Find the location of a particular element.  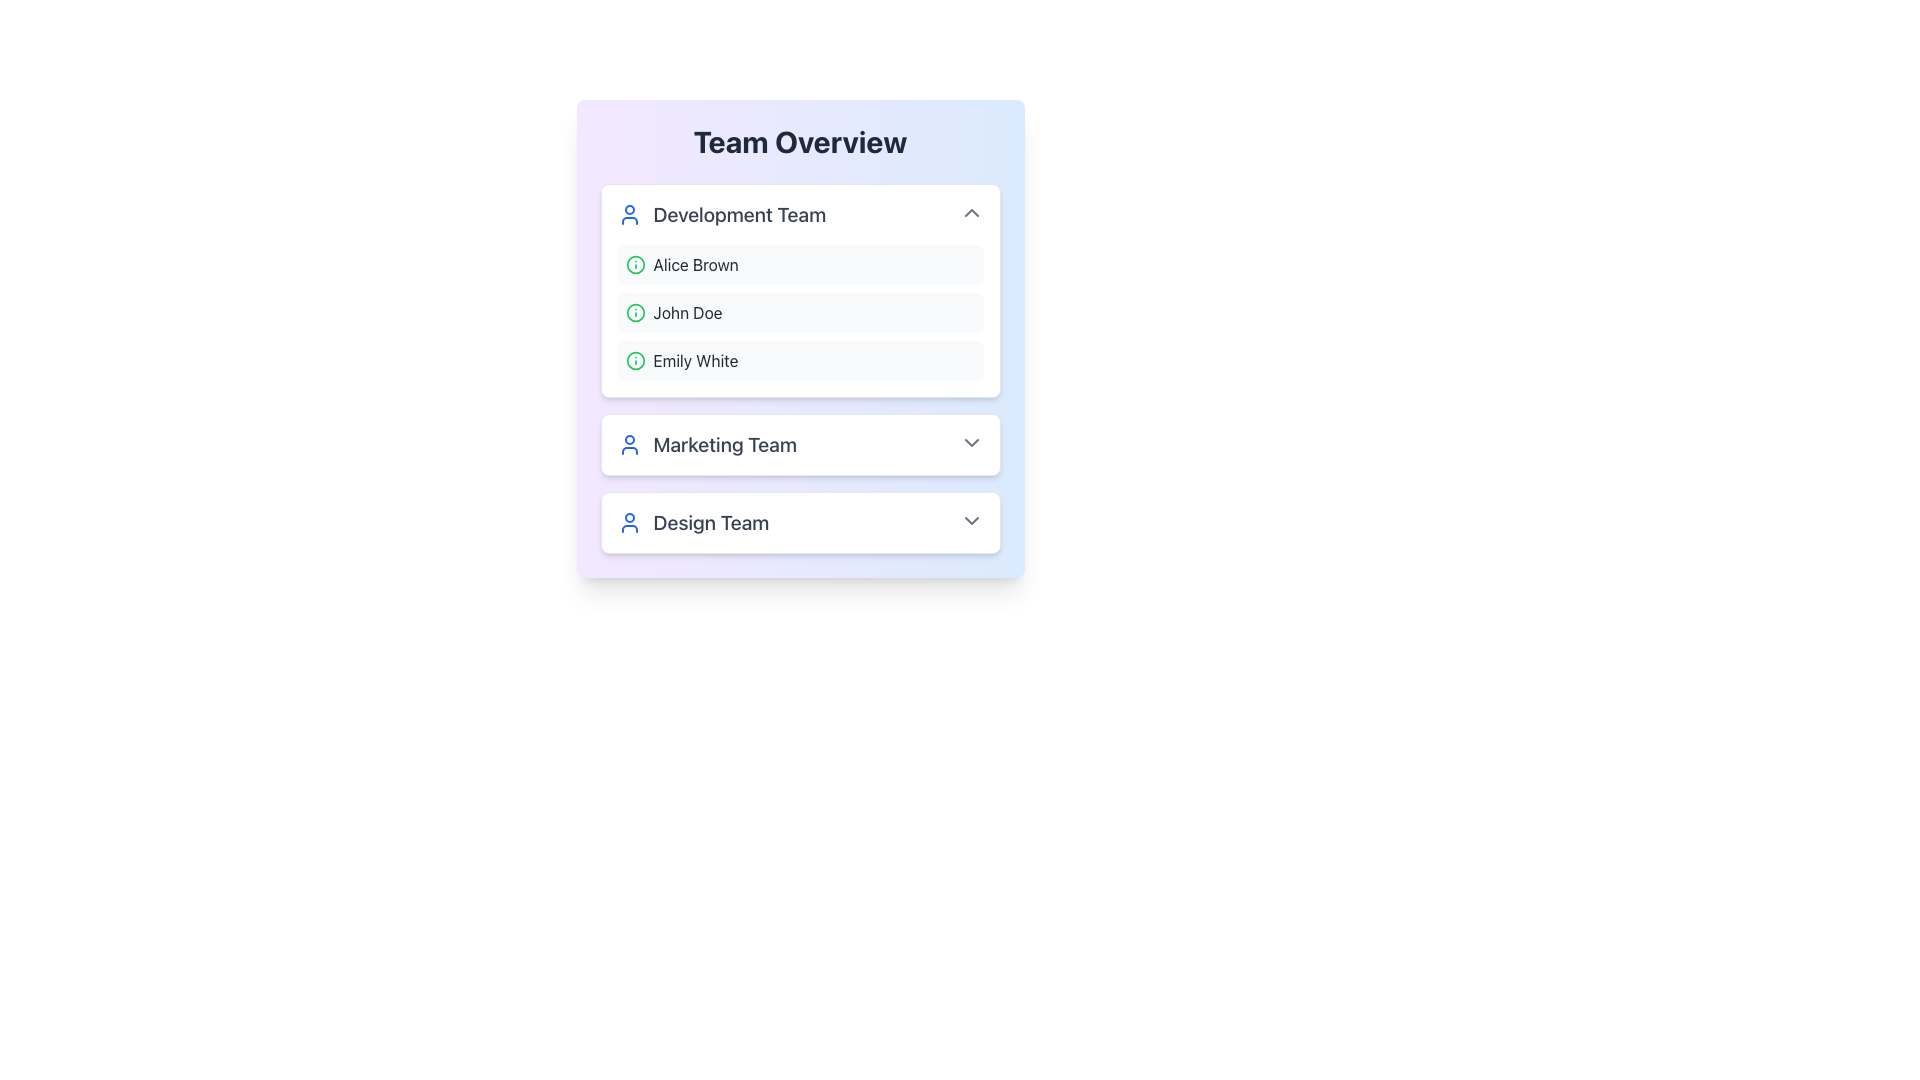

the informational/status indicator icon located under the 'Development Team' section, positioned to the left of 'Alice Brown' is located at coordinates (634, 264).